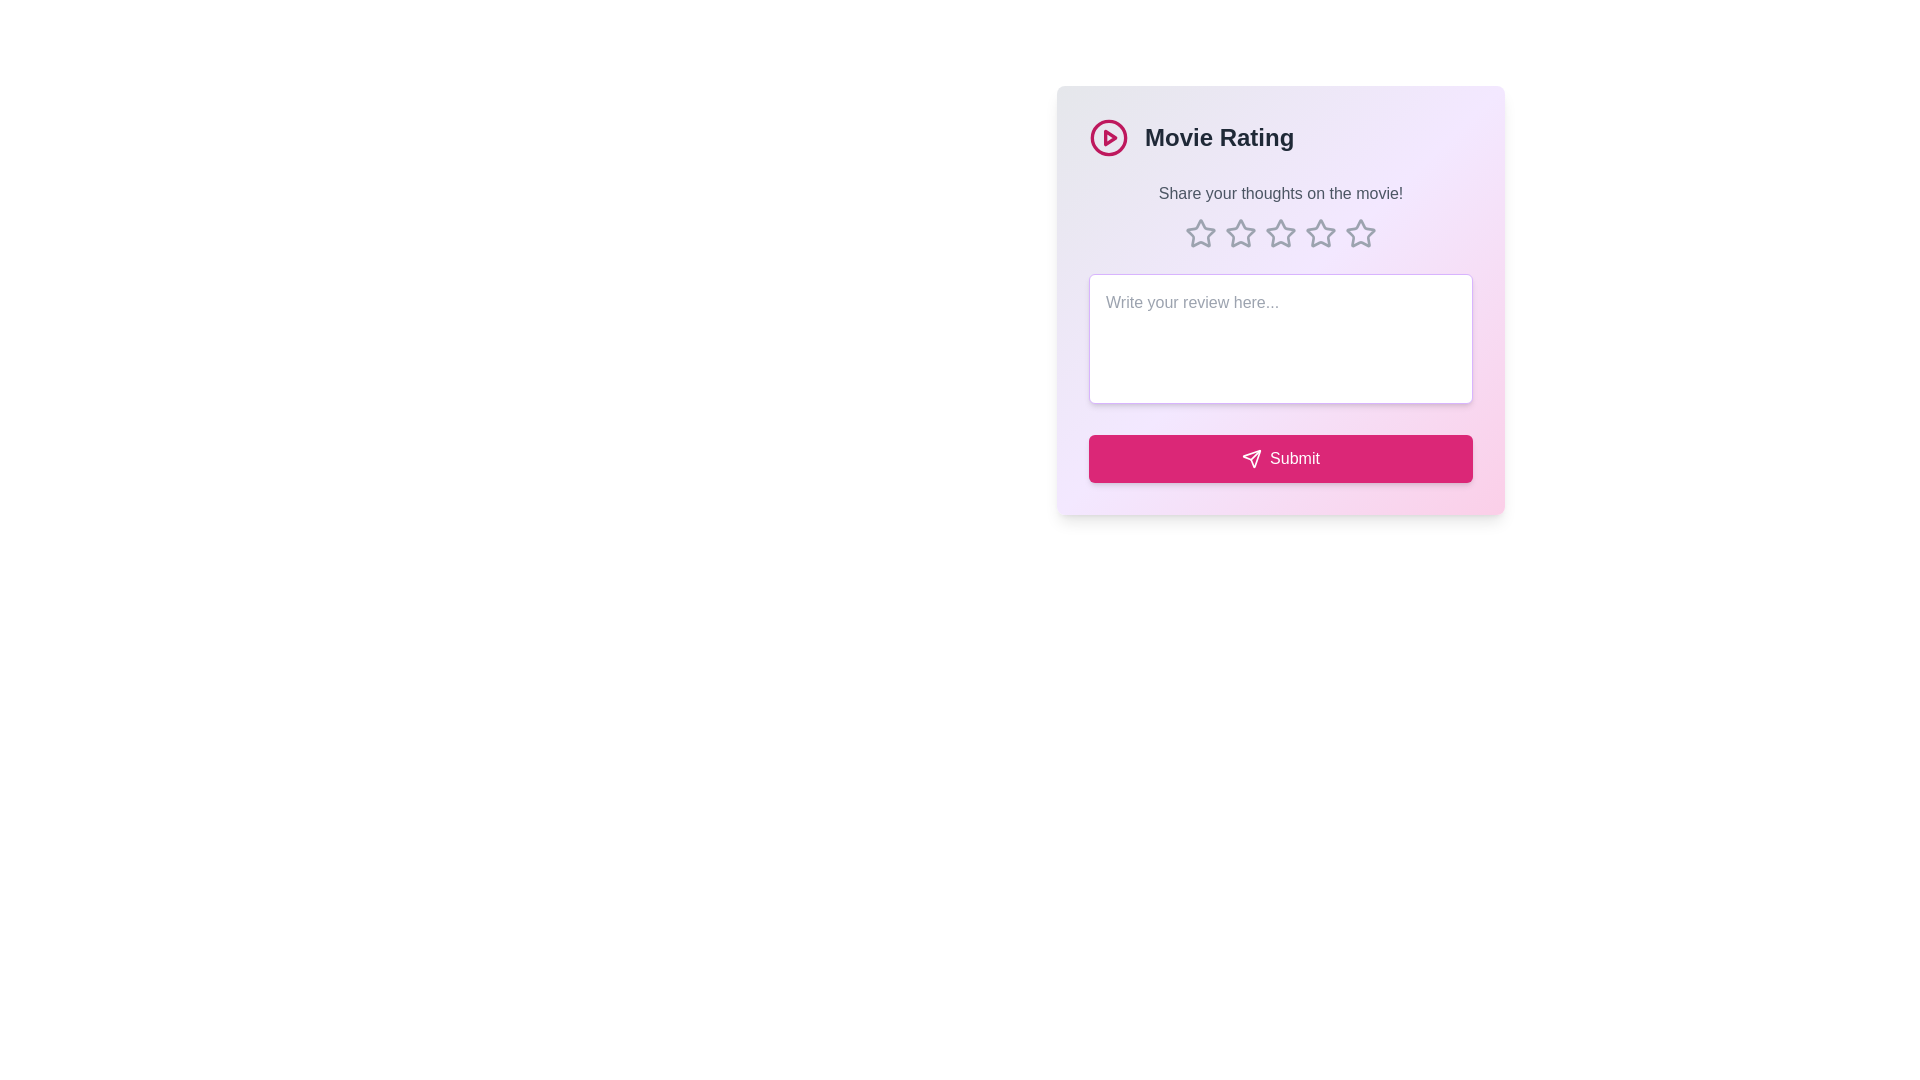 The height and width of the screenshot is (1080, 1920). I want to click on the central star icon in the 'Movie Rating' modal to assign a rating of three out of five, so click(1281, 233).